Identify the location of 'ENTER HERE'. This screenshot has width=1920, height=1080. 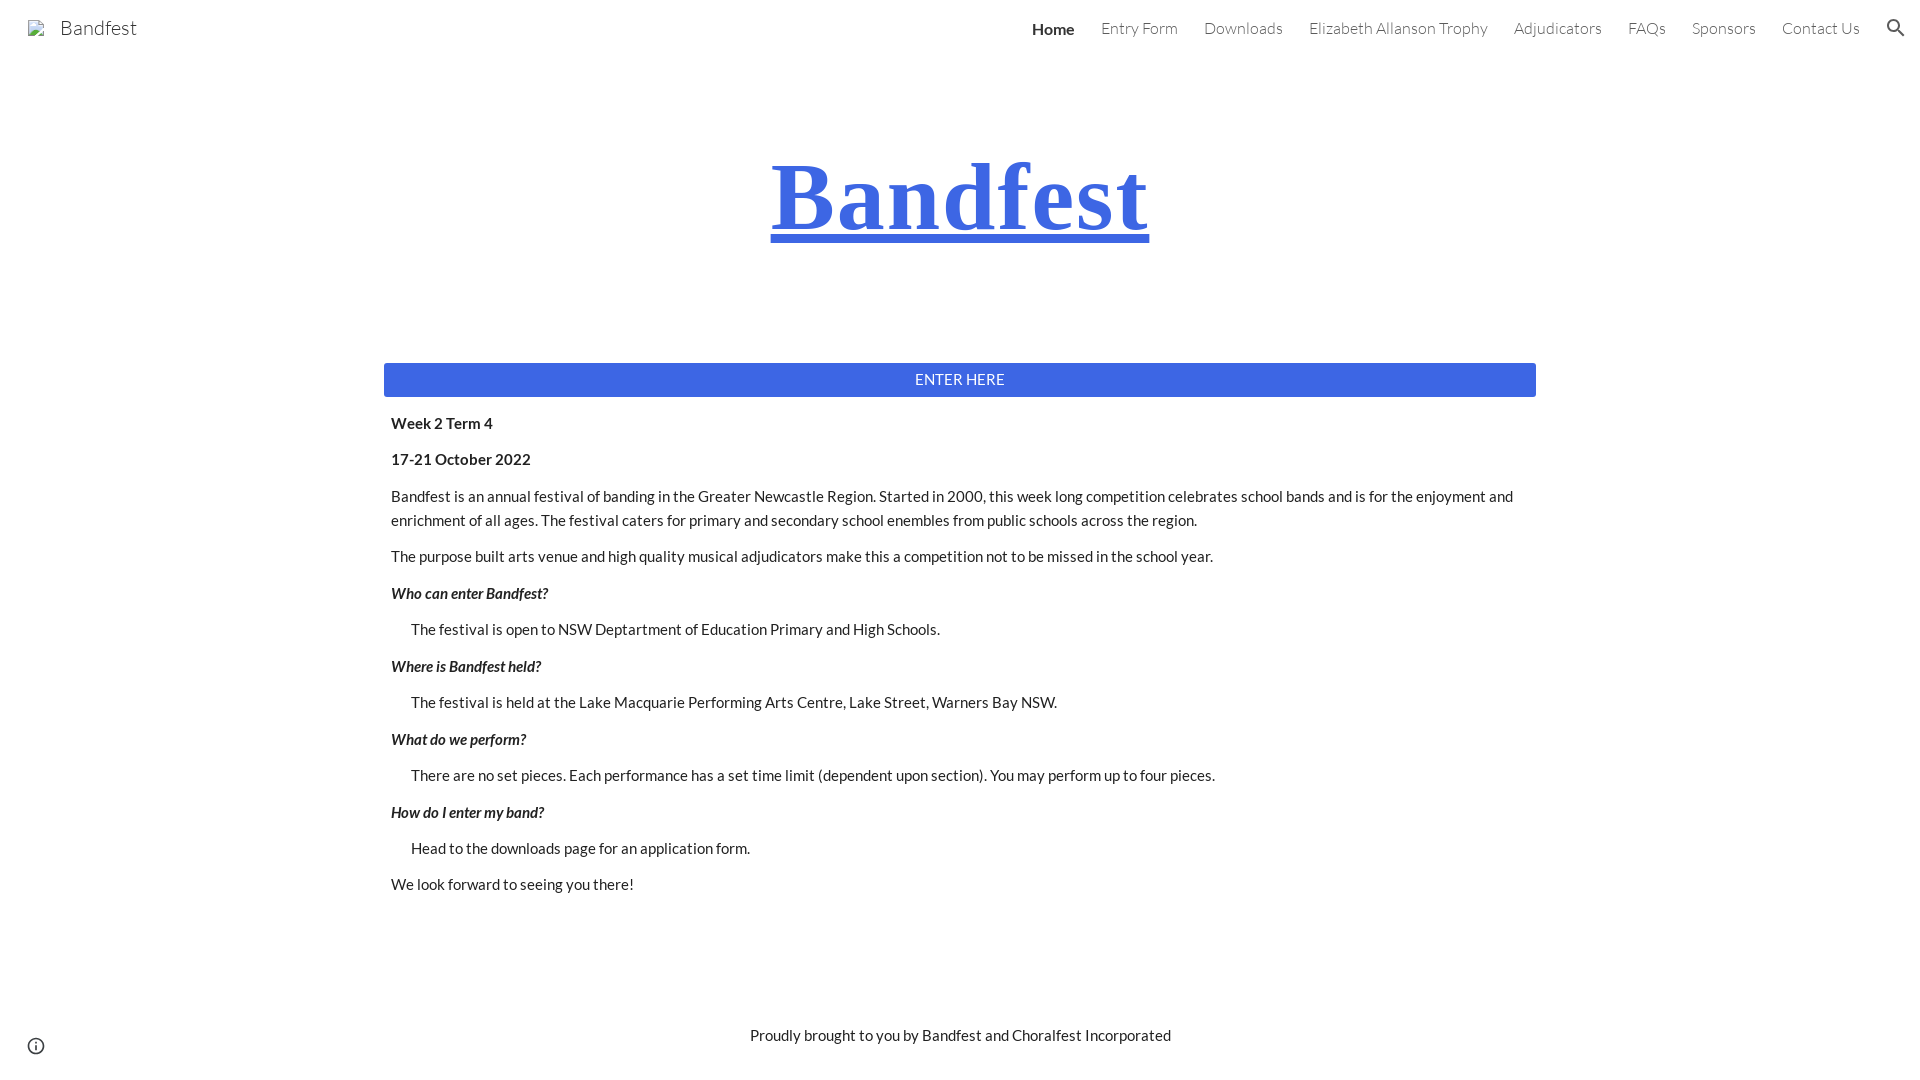
(960, 378).